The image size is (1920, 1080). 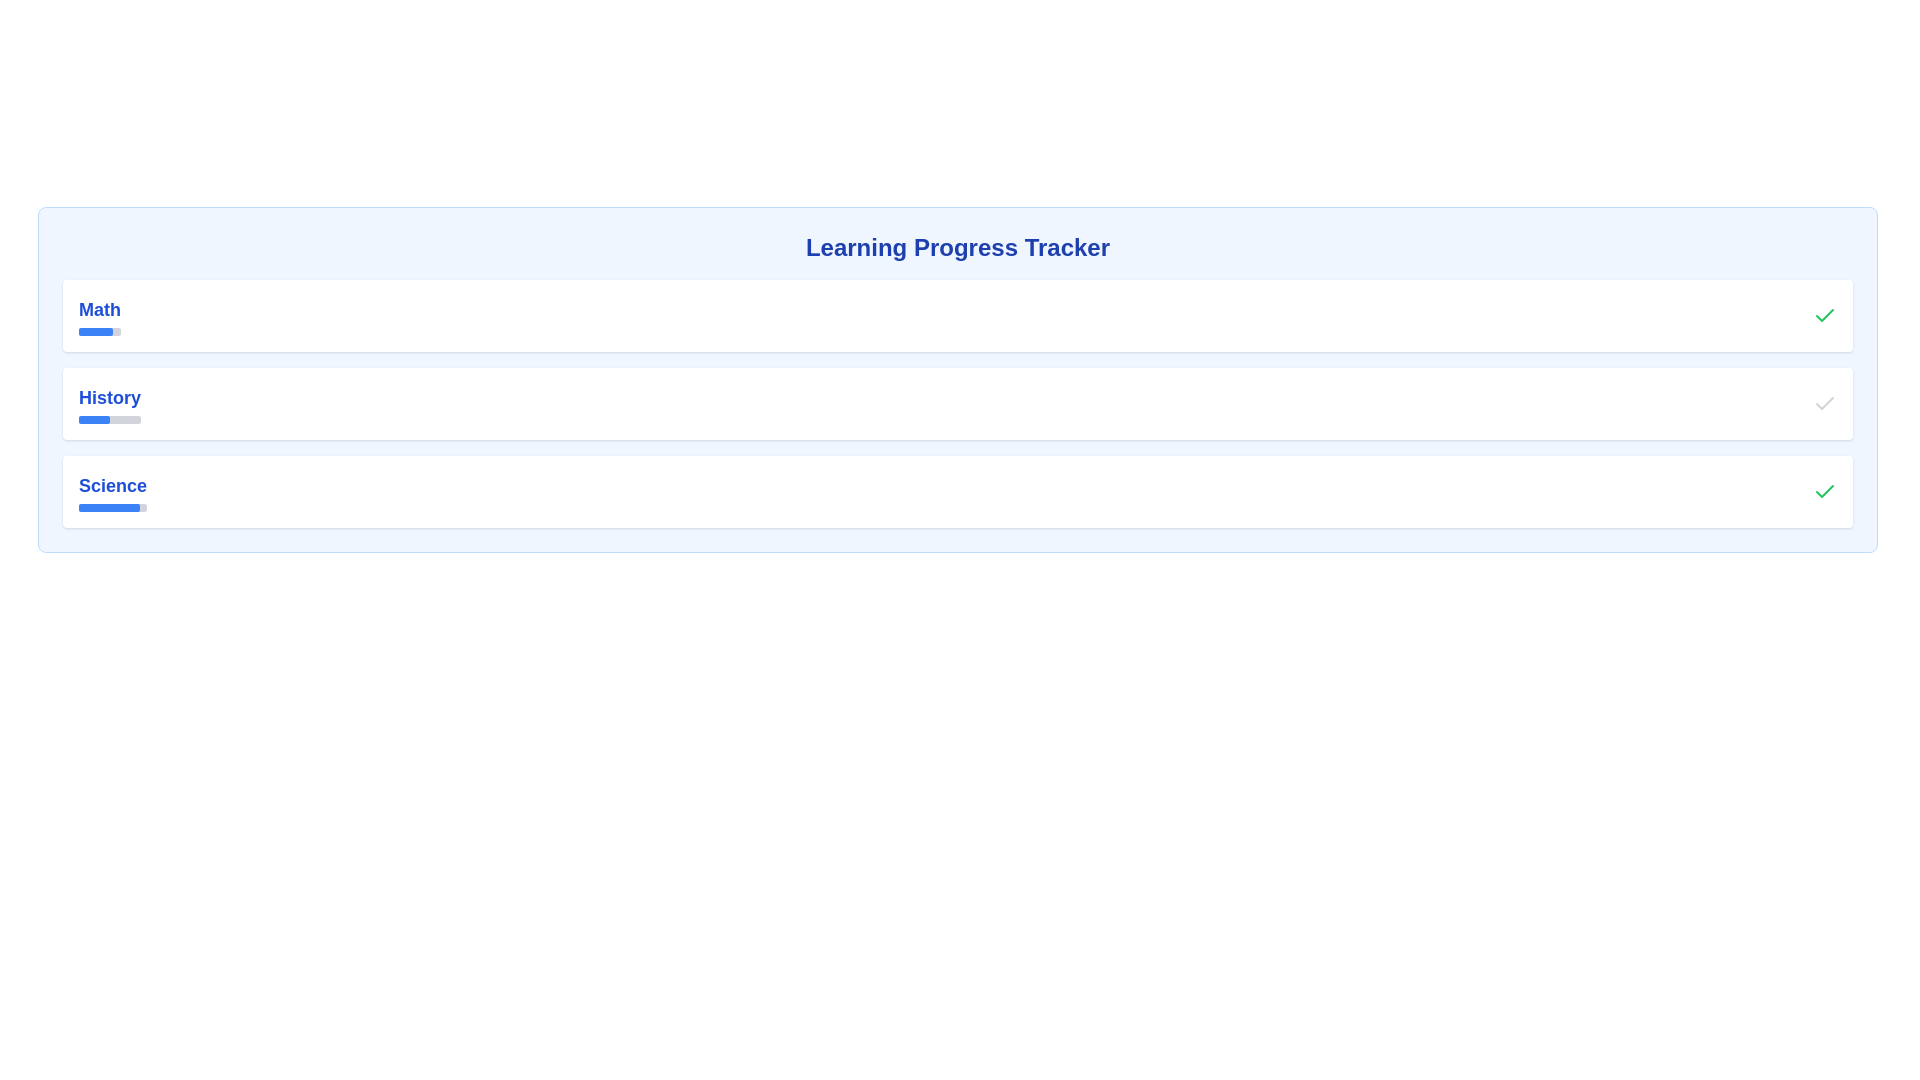 What do you see at coordinates (109, 419) in the screenshot?
I see `the Progress Bar located under the 'History' heading in the Learning Progress Tracker, which is visually represented with a filled blue portion spanning 50% of the total width` at bounding box center [109, 419].